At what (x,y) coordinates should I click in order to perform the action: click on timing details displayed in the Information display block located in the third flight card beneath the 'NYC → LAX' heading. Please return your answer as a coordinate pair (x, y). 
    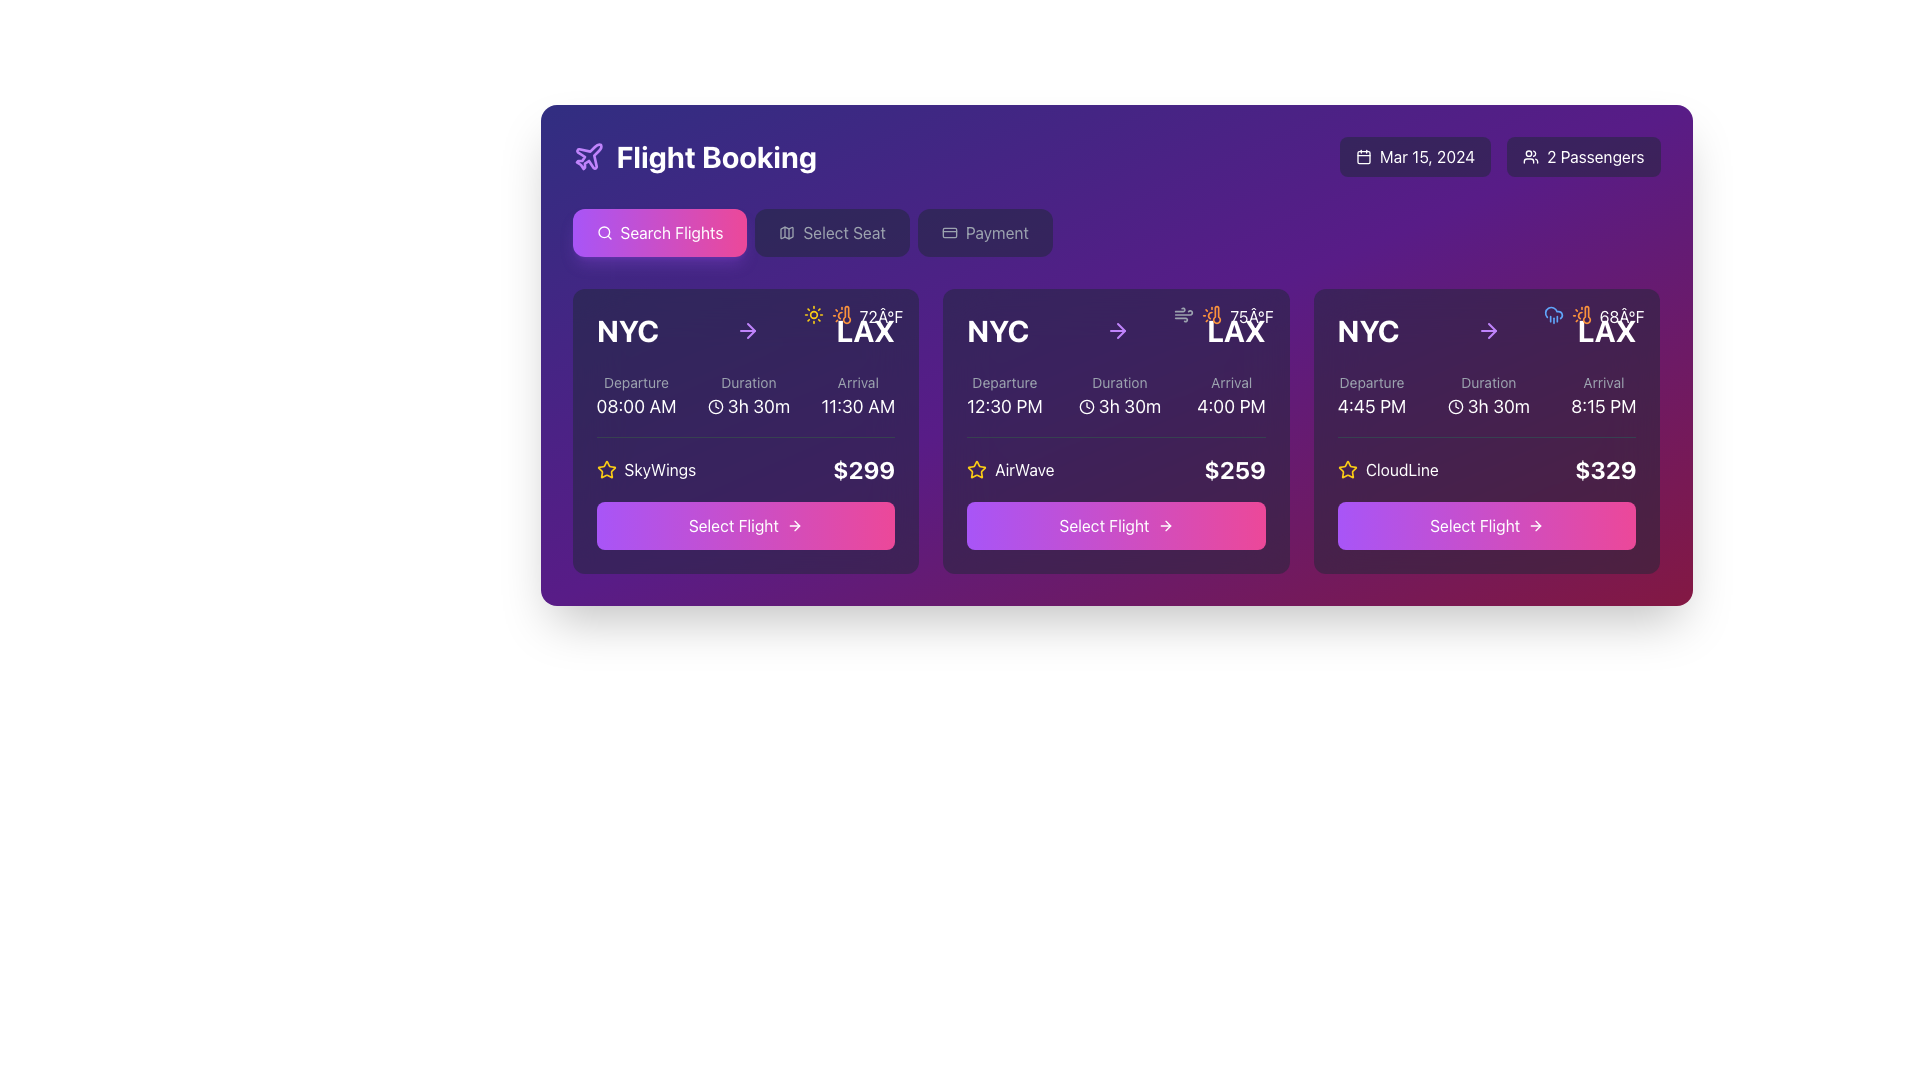
    Looking at the image, I should click on (1487, 397).